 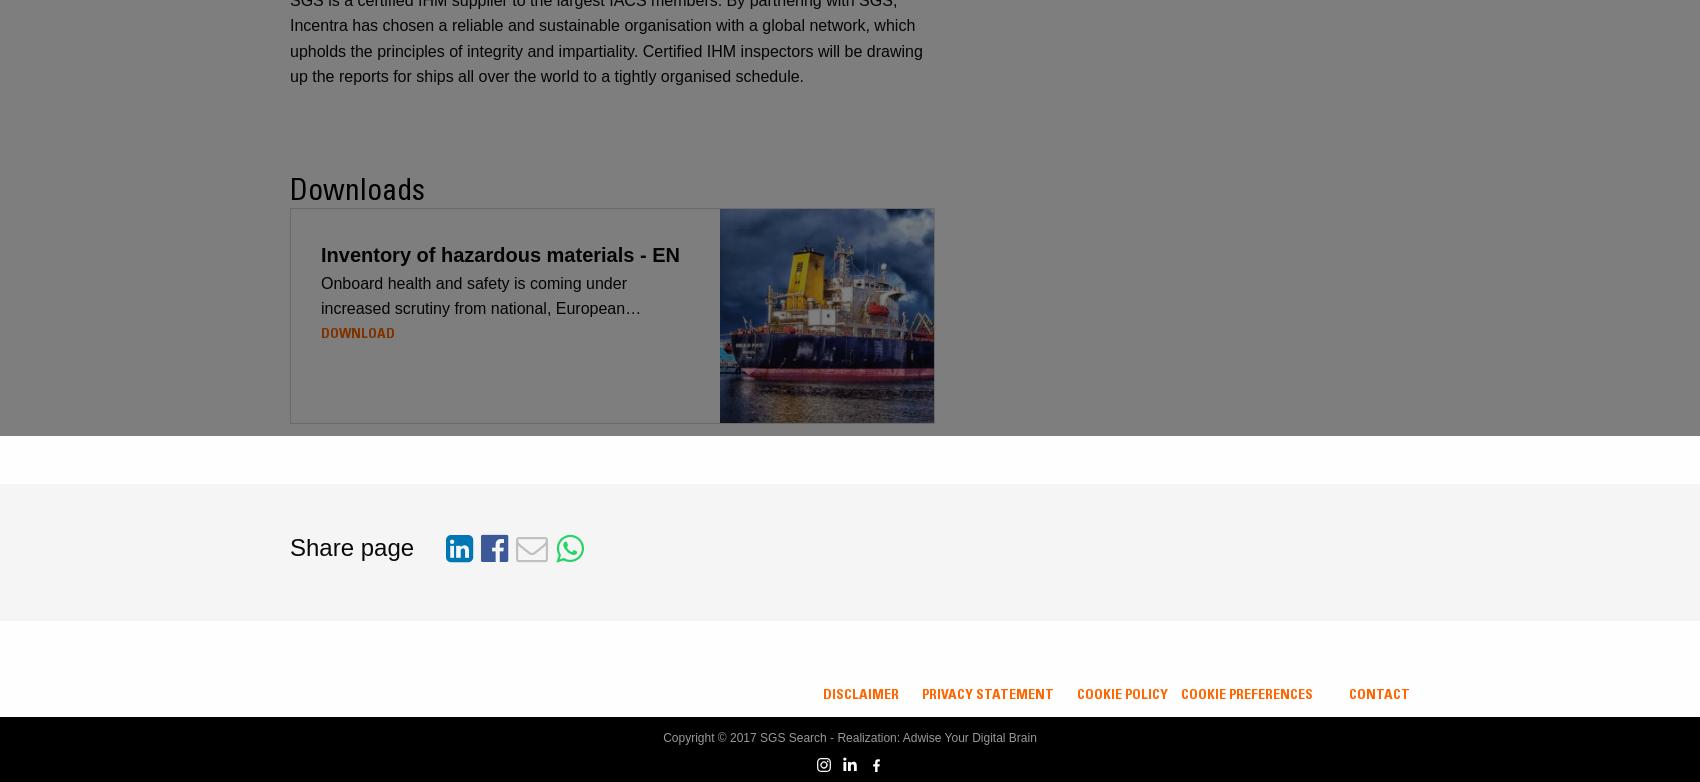 I want to click on 'Cookie Preferences', so click(x=1245, y=692).